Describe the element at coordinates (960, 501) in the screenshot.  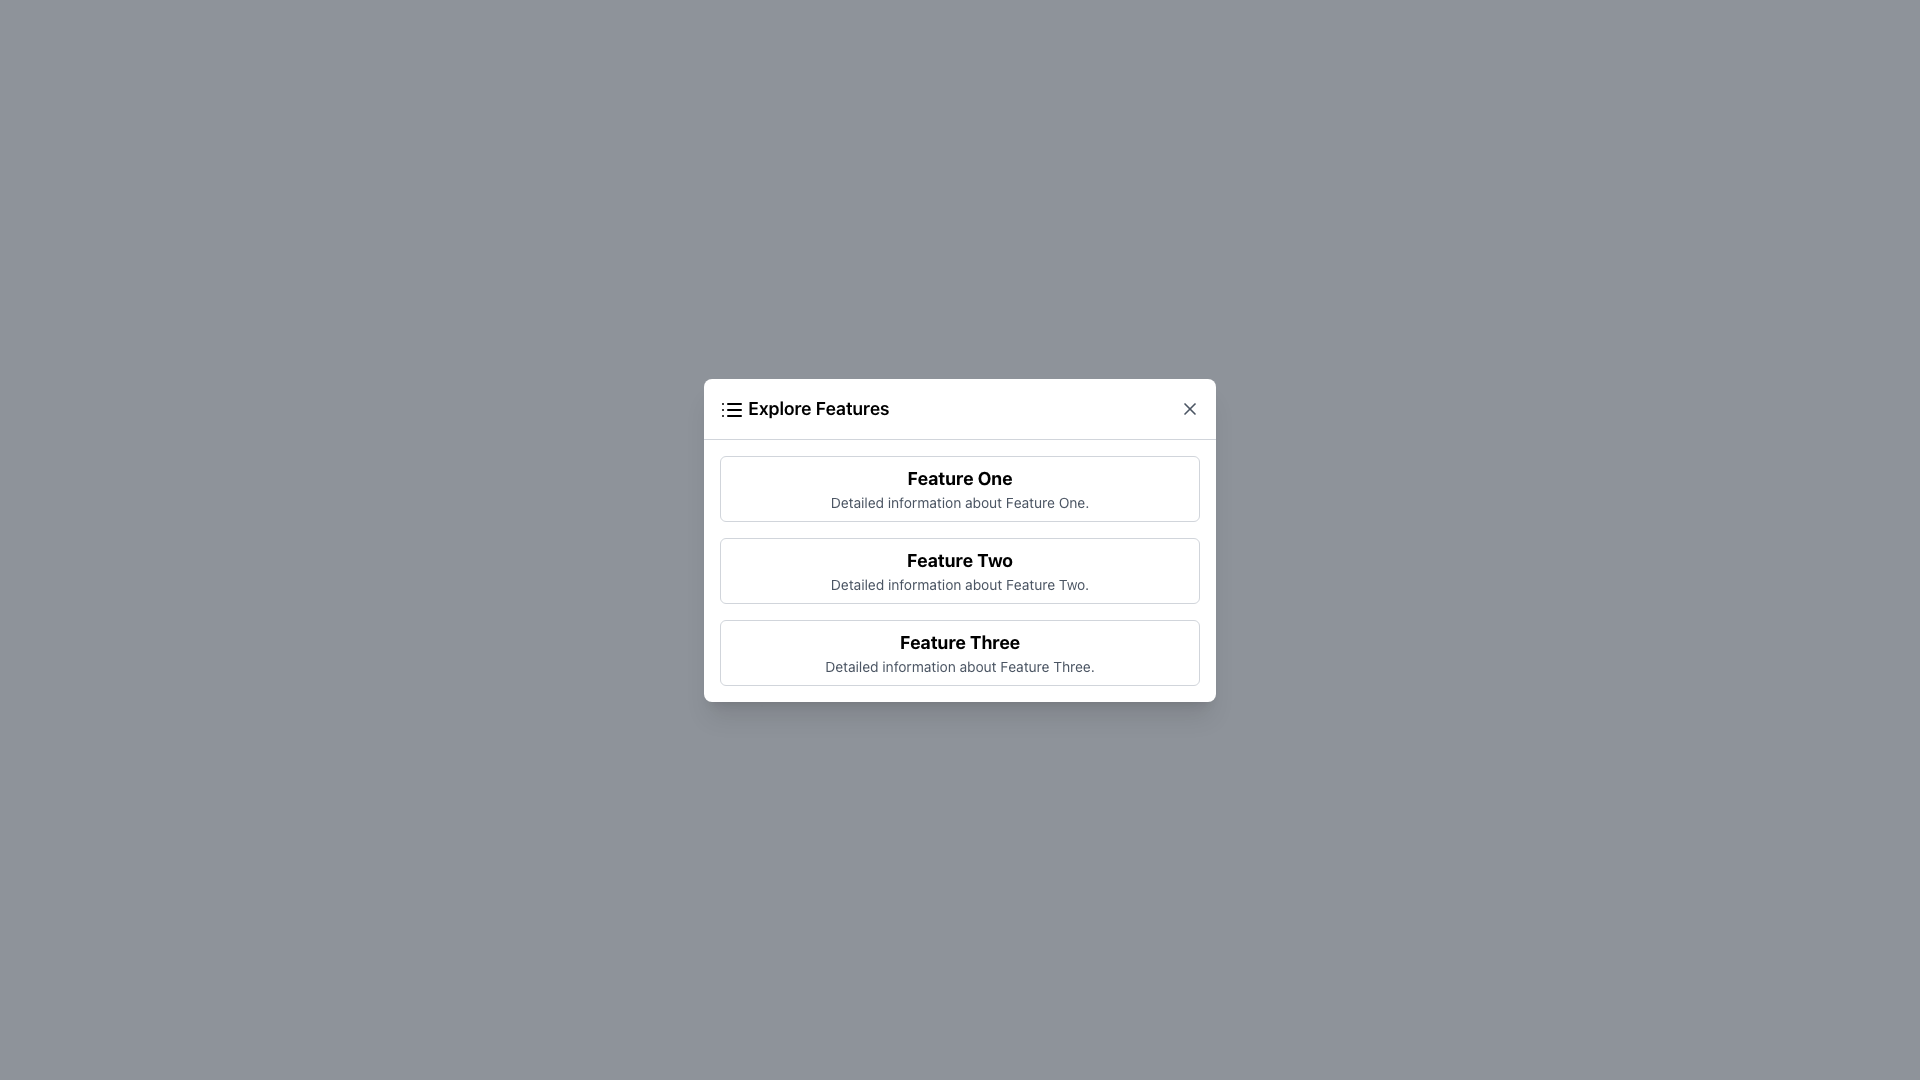
I see `the text element that reads 'Detailed information about Feature One', which is styled in smaller, gray text and positioned below the bold title 'Feature One'` at that location.